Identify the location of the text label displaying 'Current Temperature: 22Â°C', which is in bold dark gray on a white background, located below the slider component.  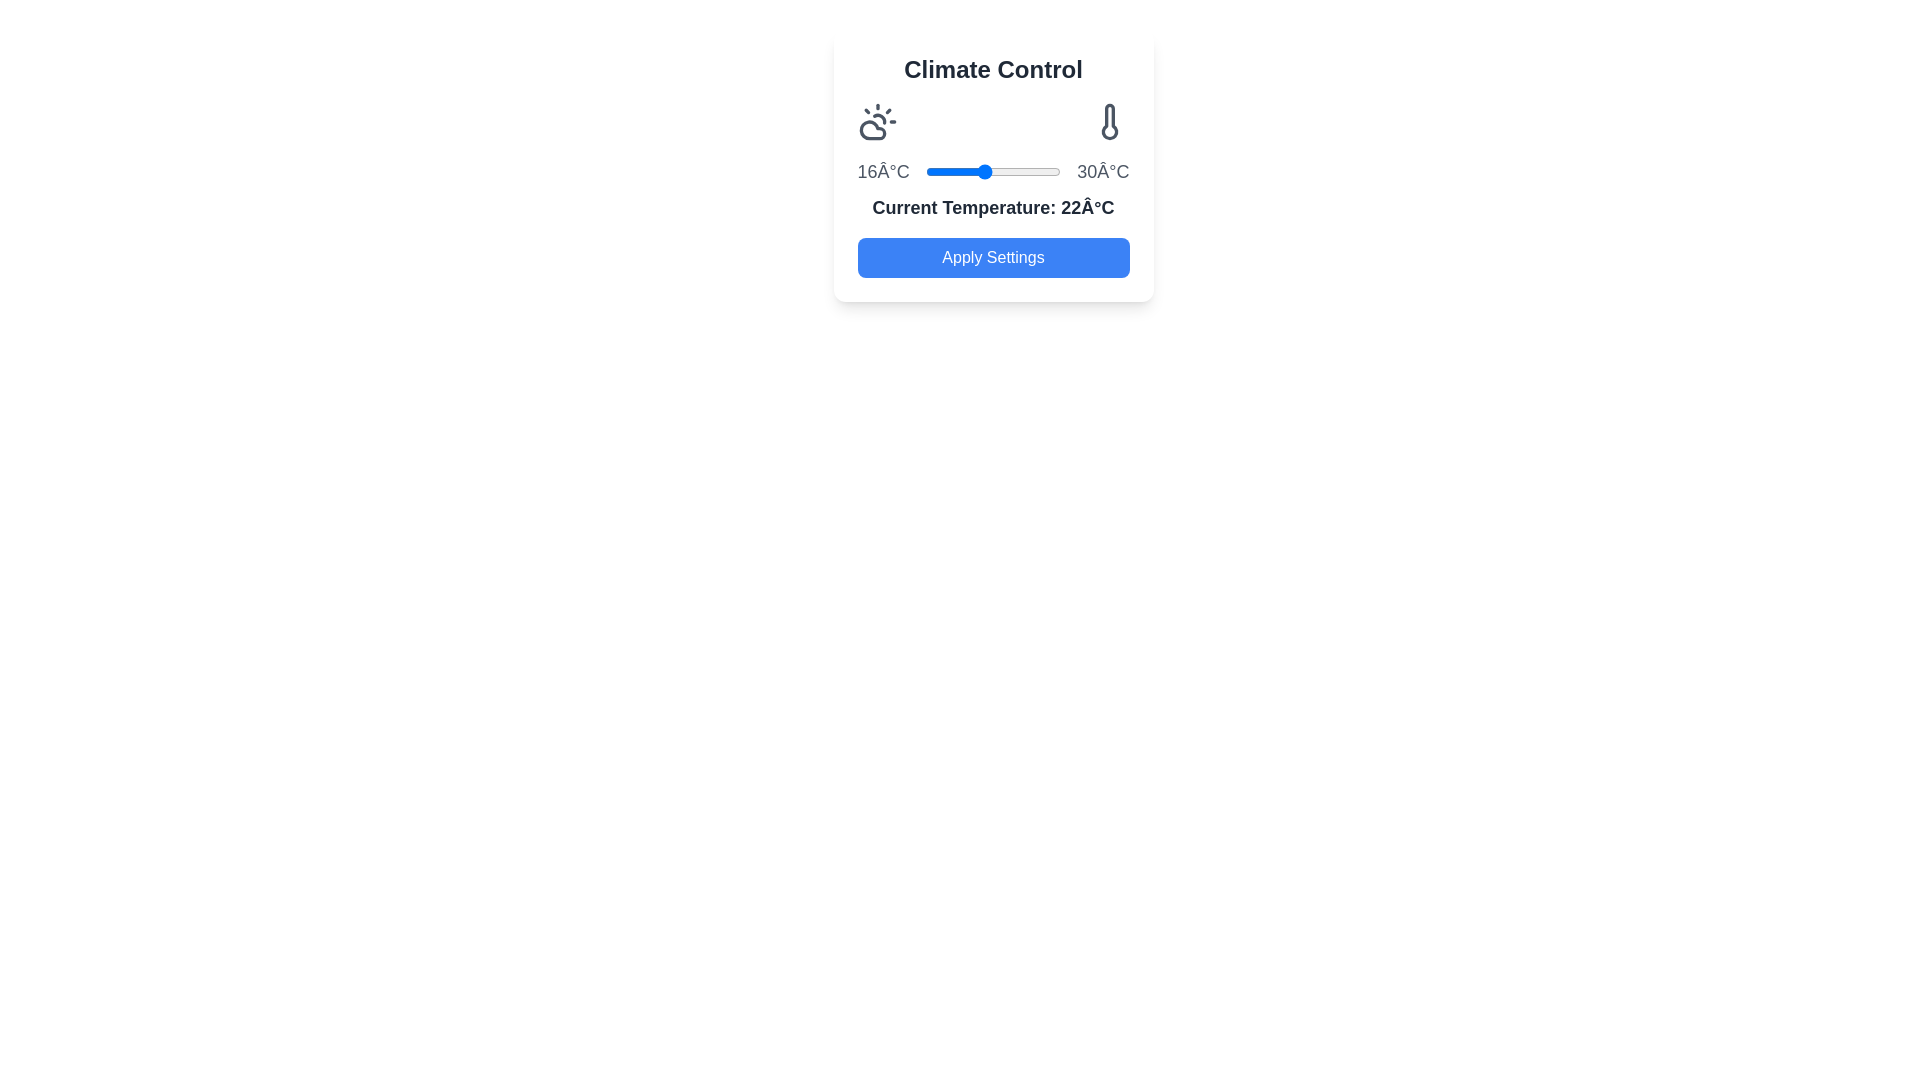
(993, 208).